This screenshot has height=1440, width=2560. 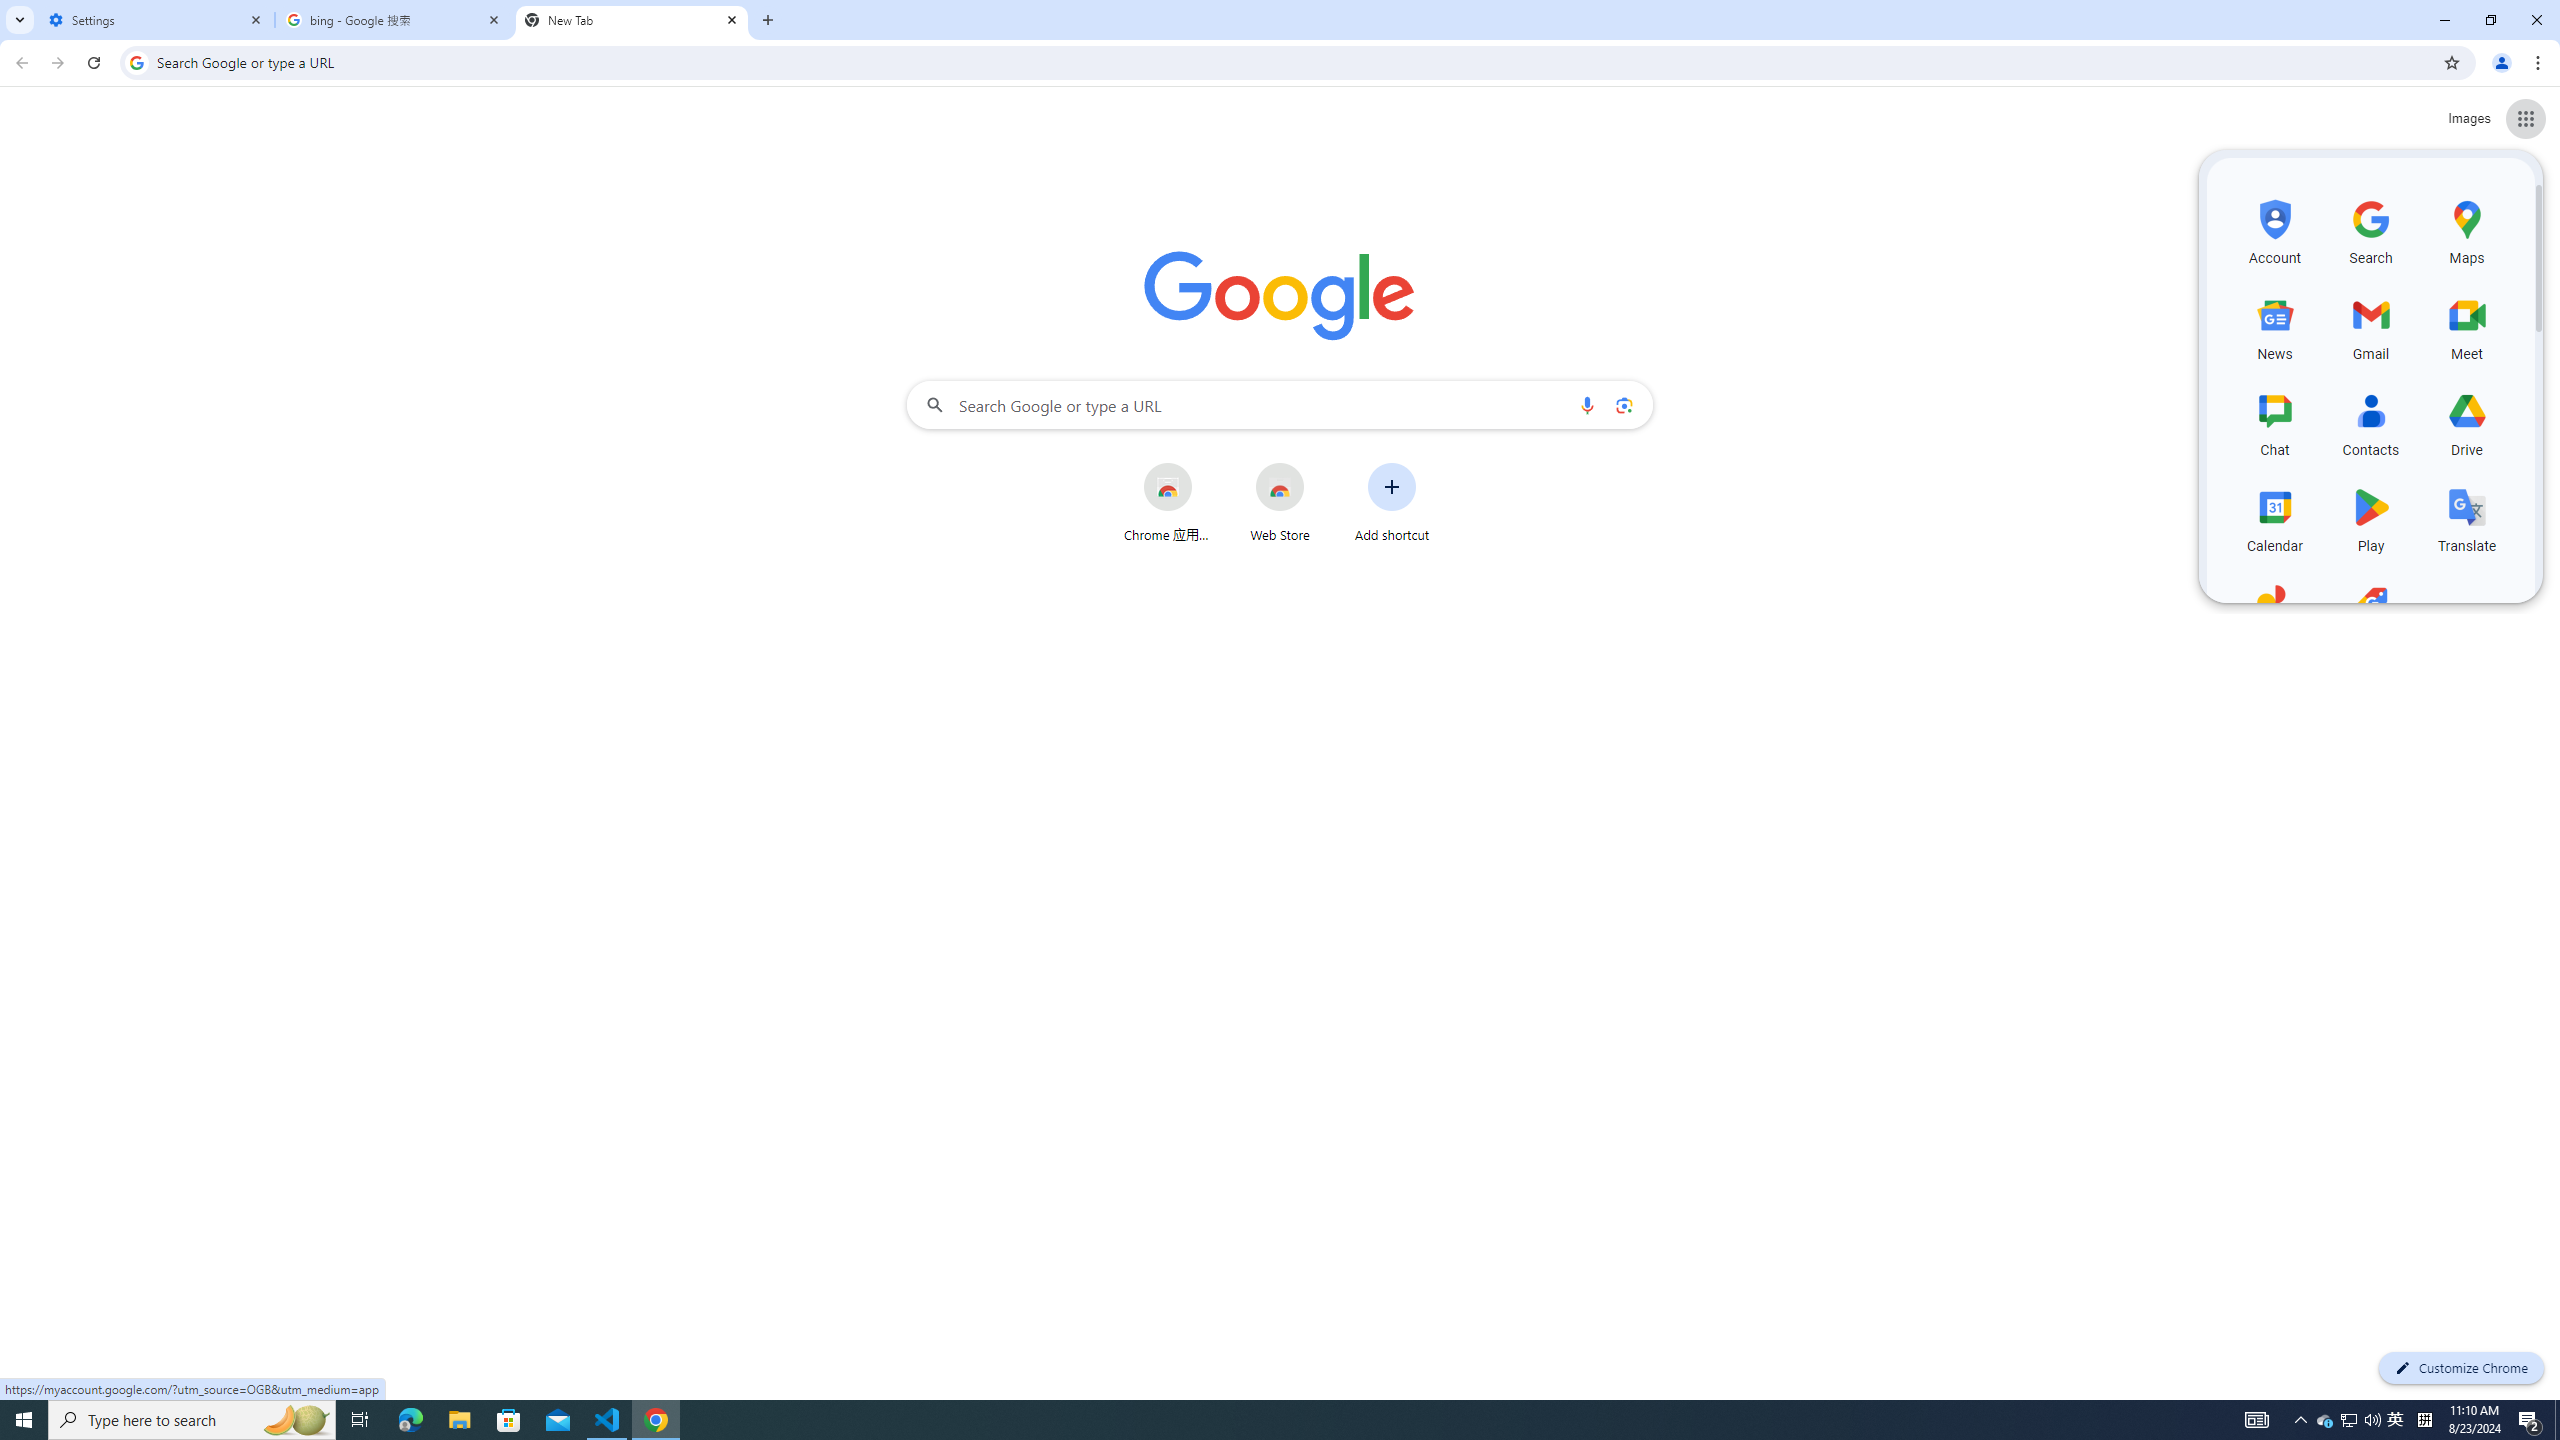 What do you see at coordinates (1280, 405) in the screenshot?
I see `'Search Google or type a URL'` at bounding box center [1280, 405].